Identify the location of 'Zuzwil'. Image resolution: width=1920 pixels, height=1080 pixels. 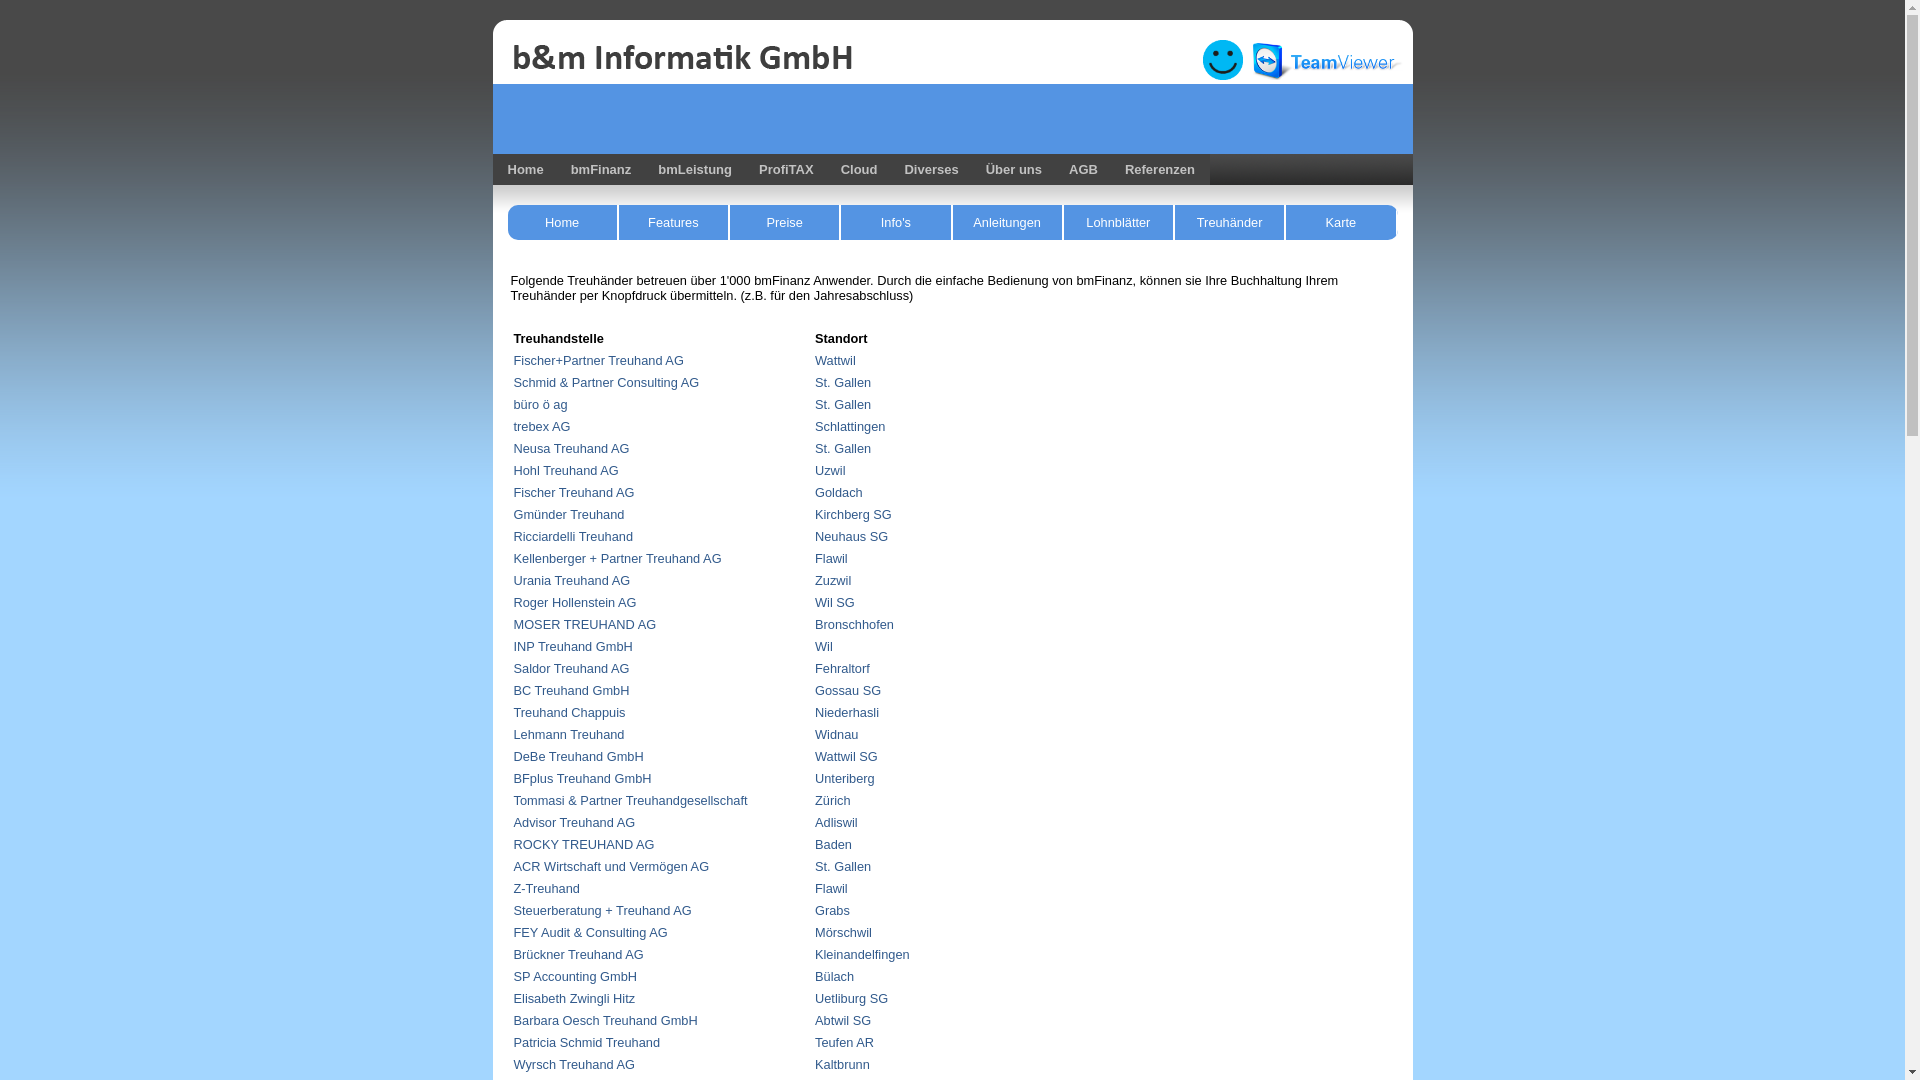
(815, 580).